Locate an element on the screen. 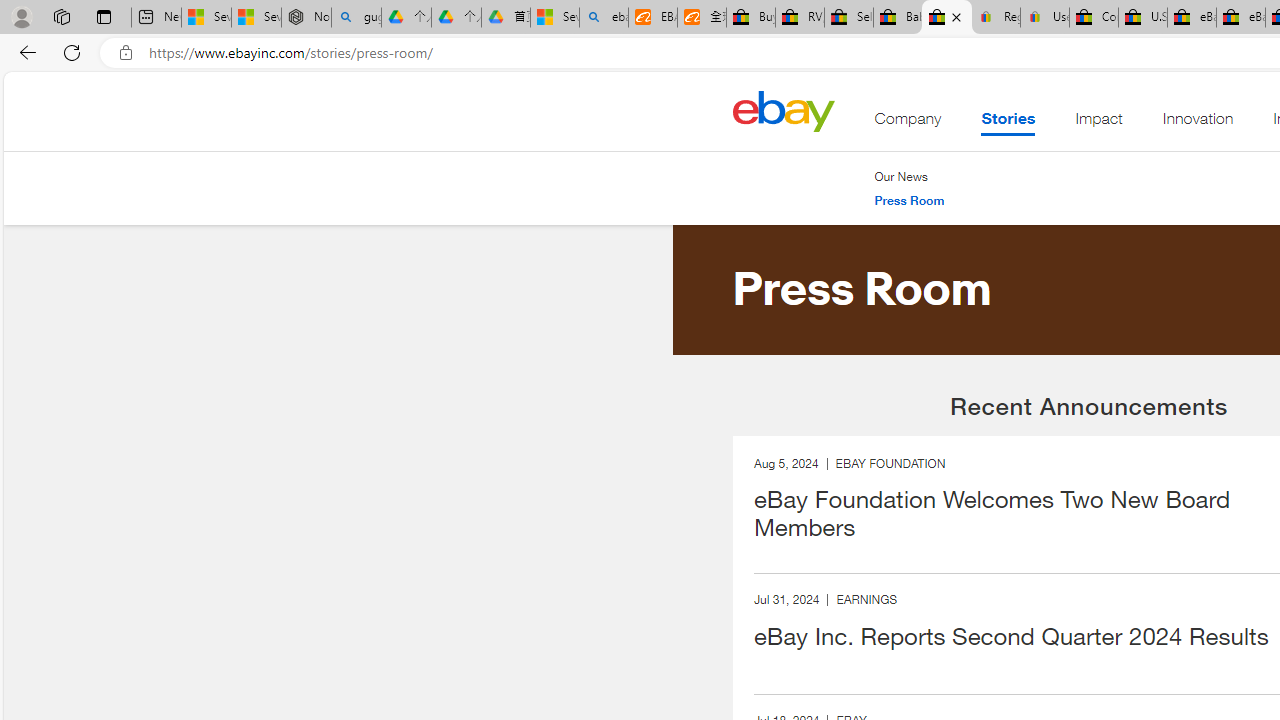 This screenshot has height=720, width=1280. 'Baby Keepsakes & Announcements for sale | eBay' is located at coordinates (896, 17).